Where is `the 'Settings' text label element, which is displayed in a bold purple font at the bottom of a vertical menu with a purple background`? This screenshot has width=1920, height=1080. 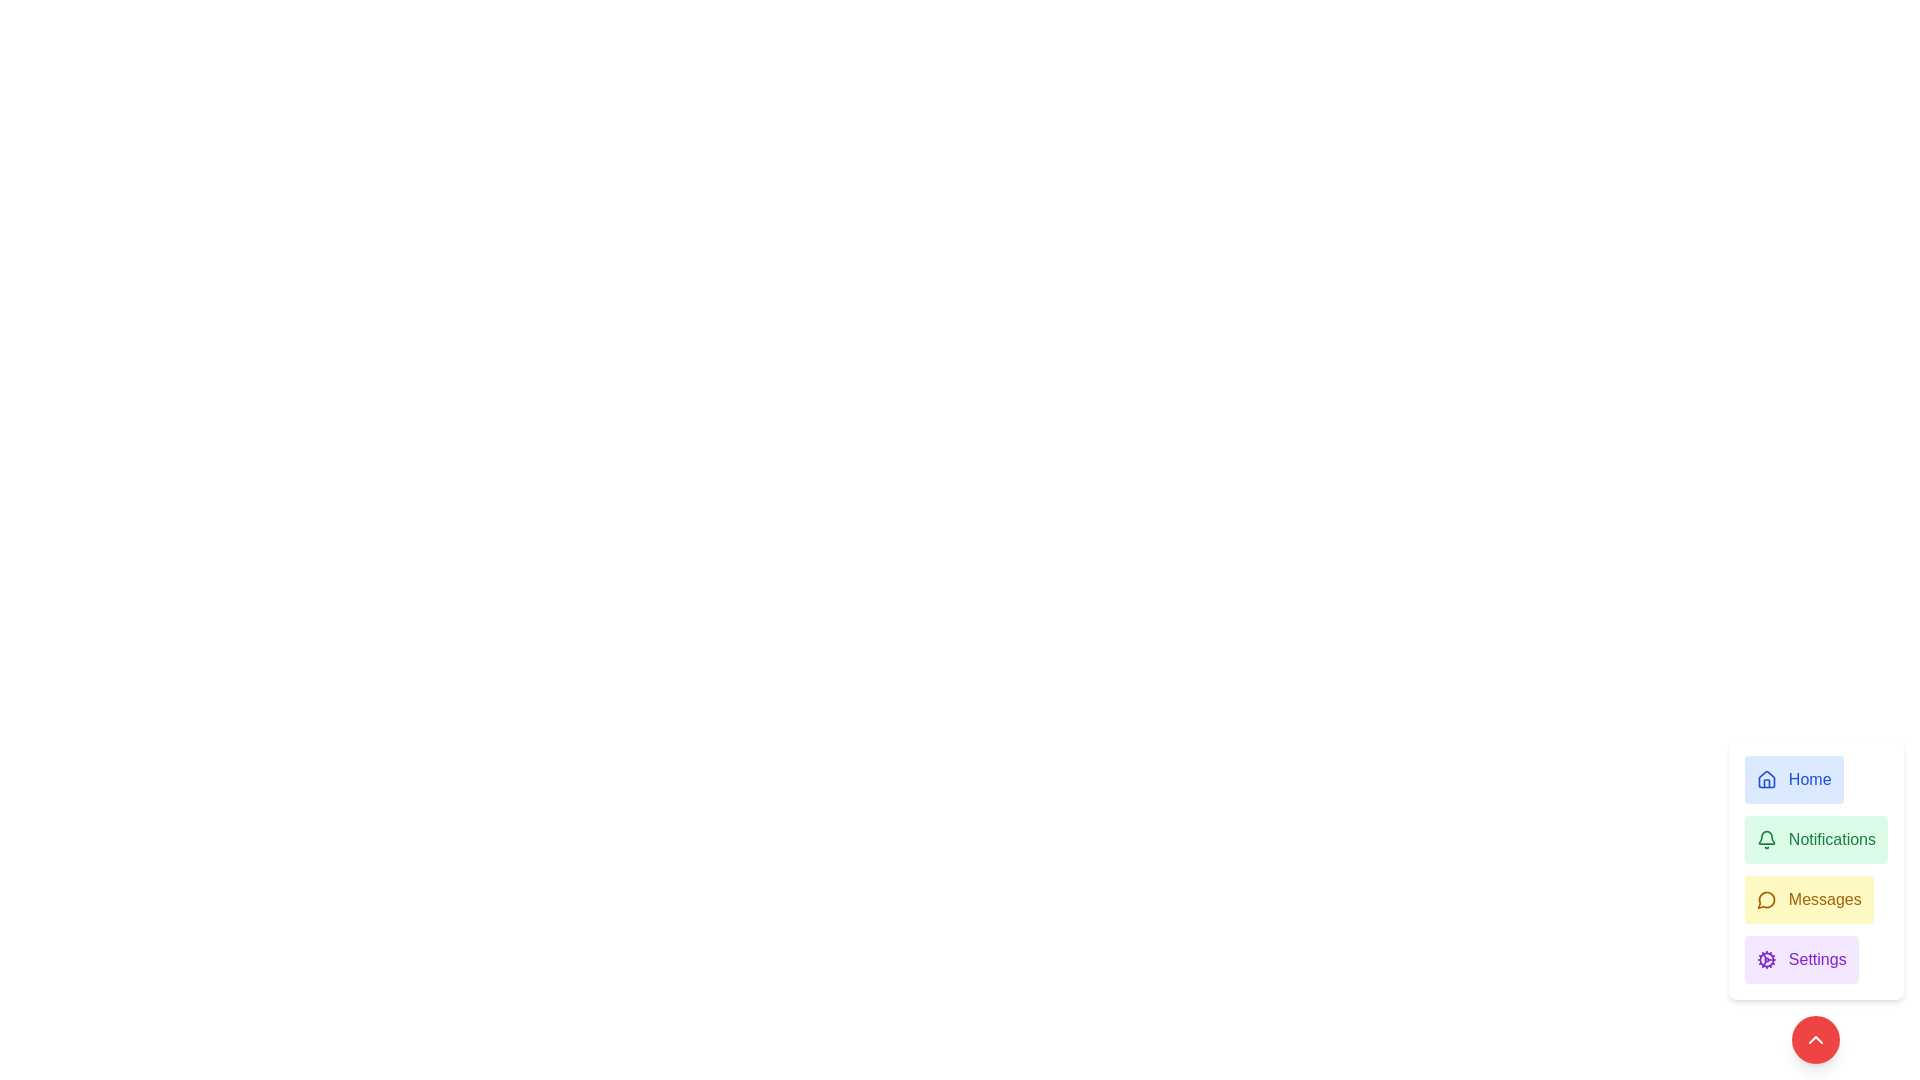
the 'Settings' text label element, which is displayed in a bold purple font at the bottom of a vertical menu with a purple background is located at coordinates (1817, 959).